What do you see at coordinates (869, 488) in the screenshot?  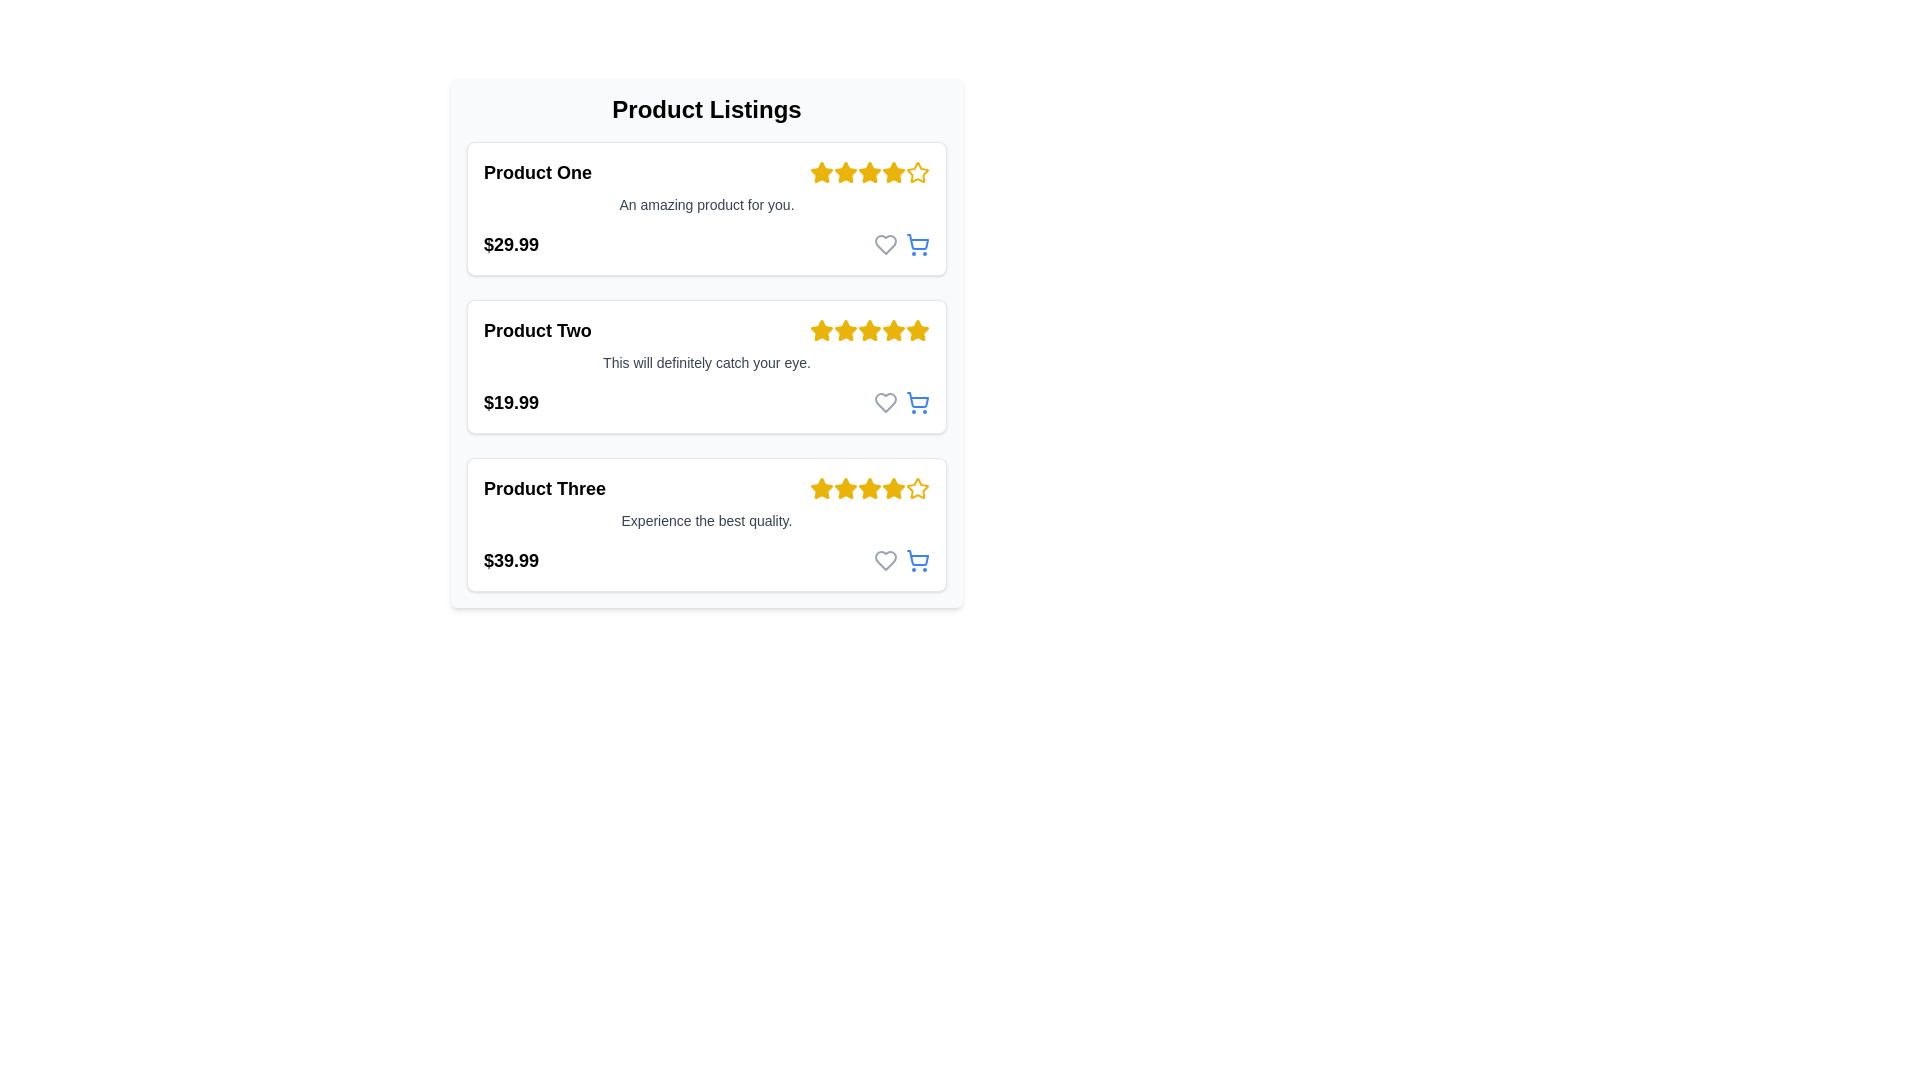 I see `the third star icon in the rating interface for 'Product Three', which is a golden-yellow five-point star icon positioned among other star icons` at bounding box center [869, 488].